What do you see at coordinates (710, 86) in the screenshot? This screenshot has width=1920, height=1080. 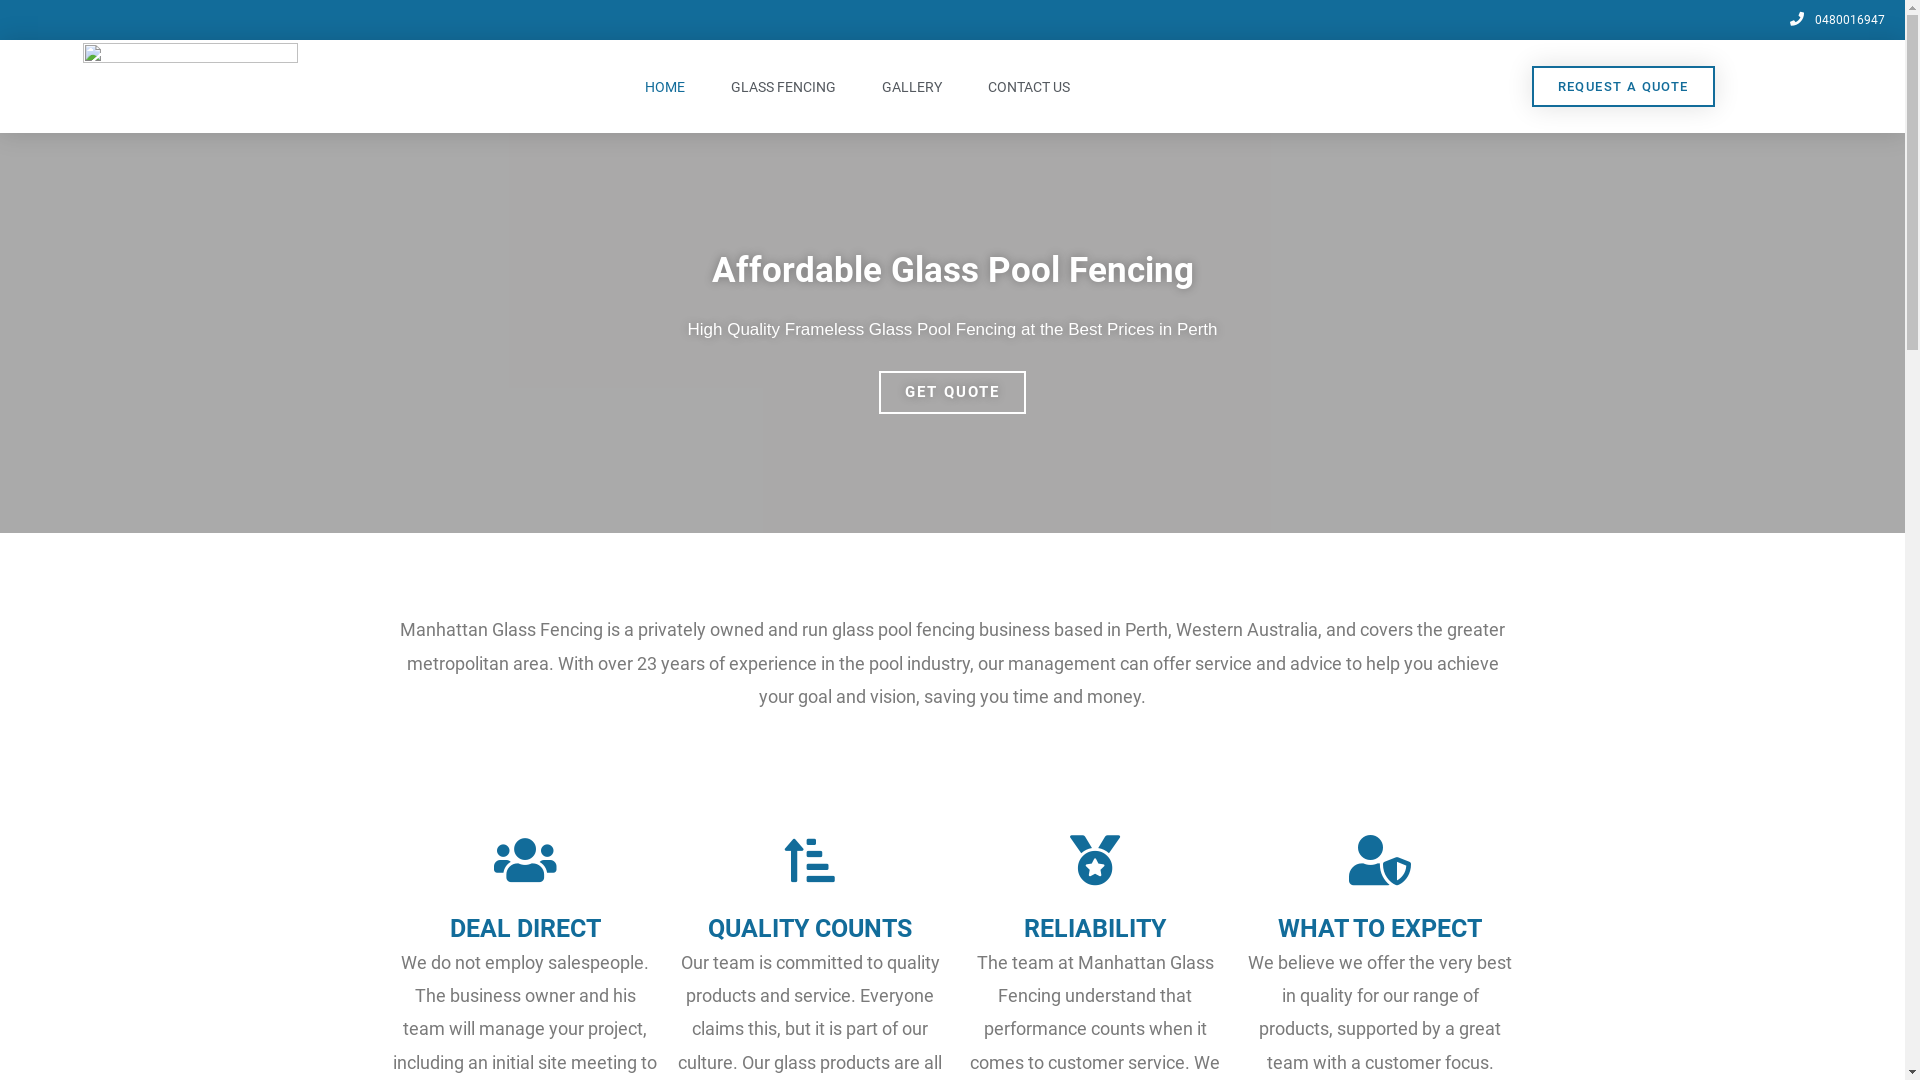 I see `'GLASS FENCING'` at bounding box center [710, 86].